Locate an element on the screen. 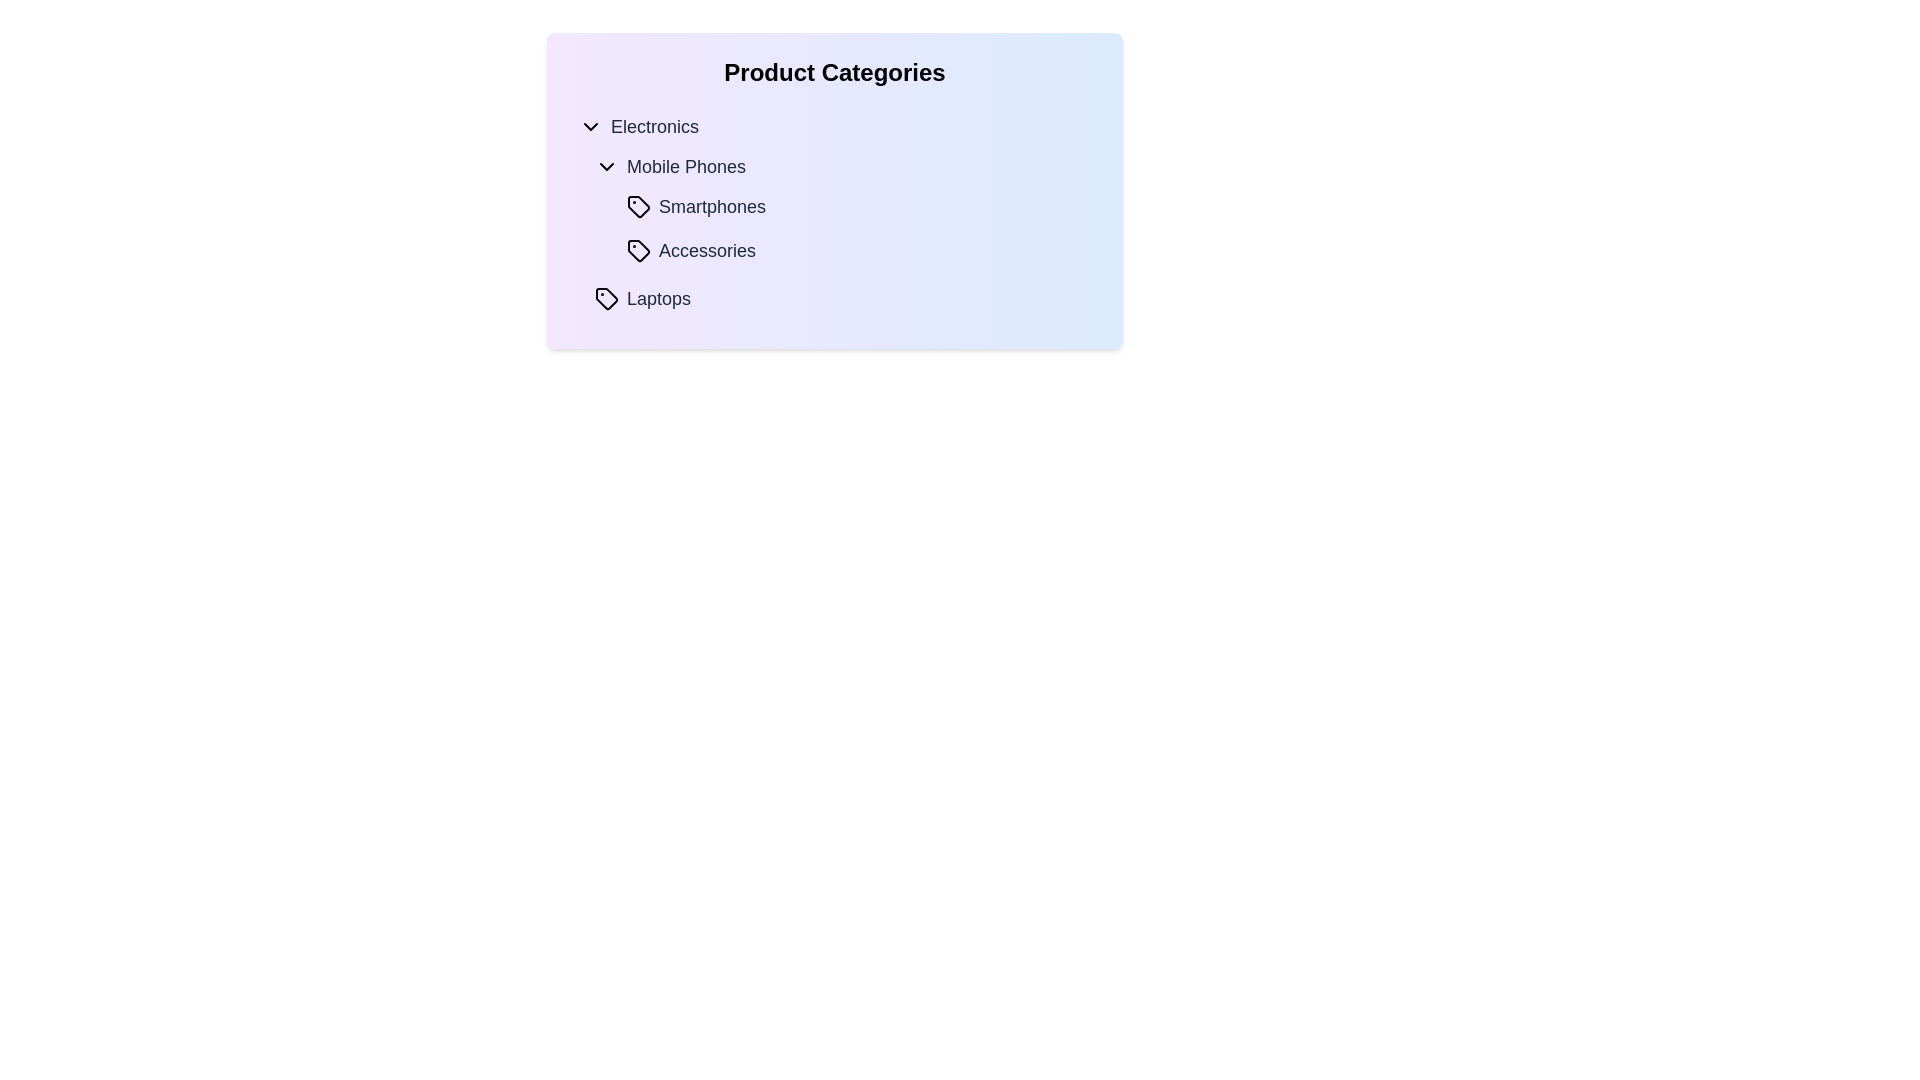  the 'Laptops' category menu item located at the bottom of the list under the expanded 'Mobile Phones' category in the 'Product Categories' section is located at coordinates (835, 299).